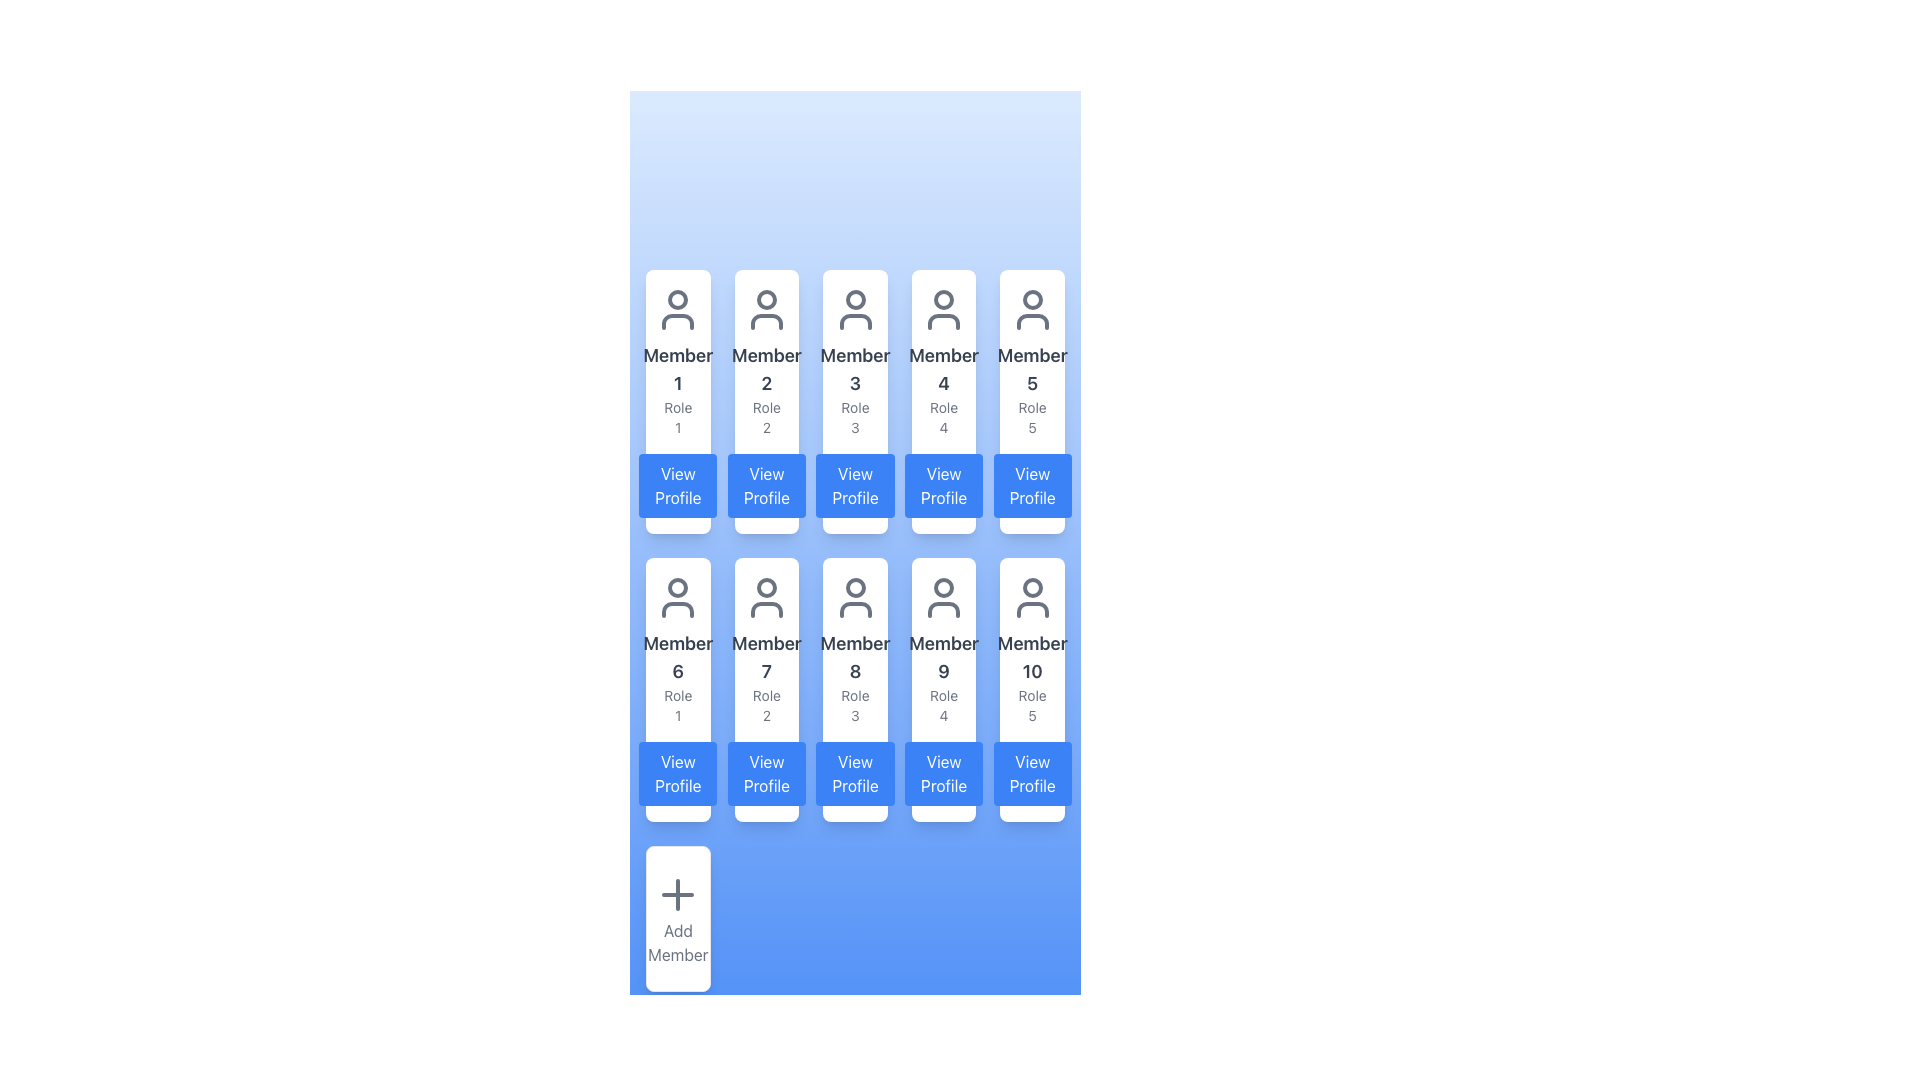  What do you see at coordinates (855, 401) in the screenshot?
I see `the user card for 'Member 3' which contains text, an icon, and a 'View Profile' button, located in the third position of the top row in a grid layout` at bounding box center [855, 401].